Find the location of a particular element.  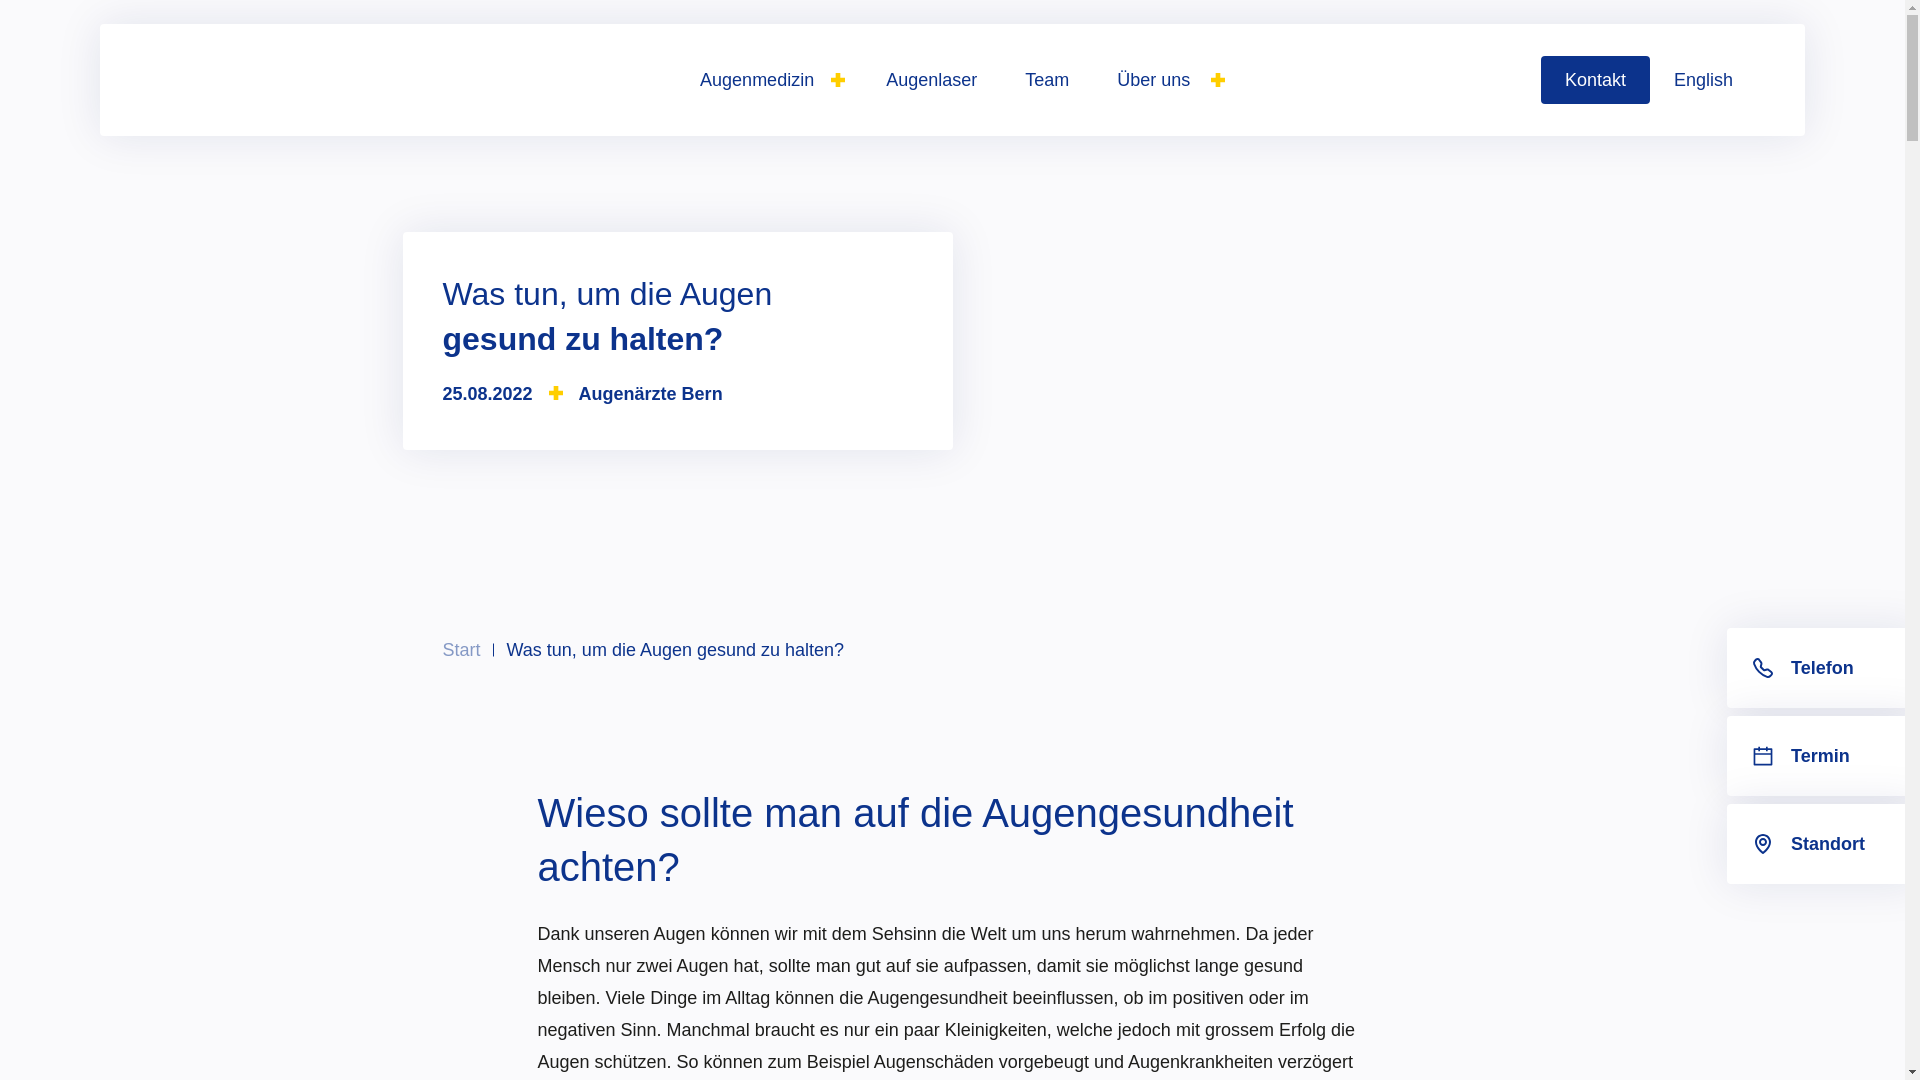

'Augenmedizin' is located at coordinates (767, 79).